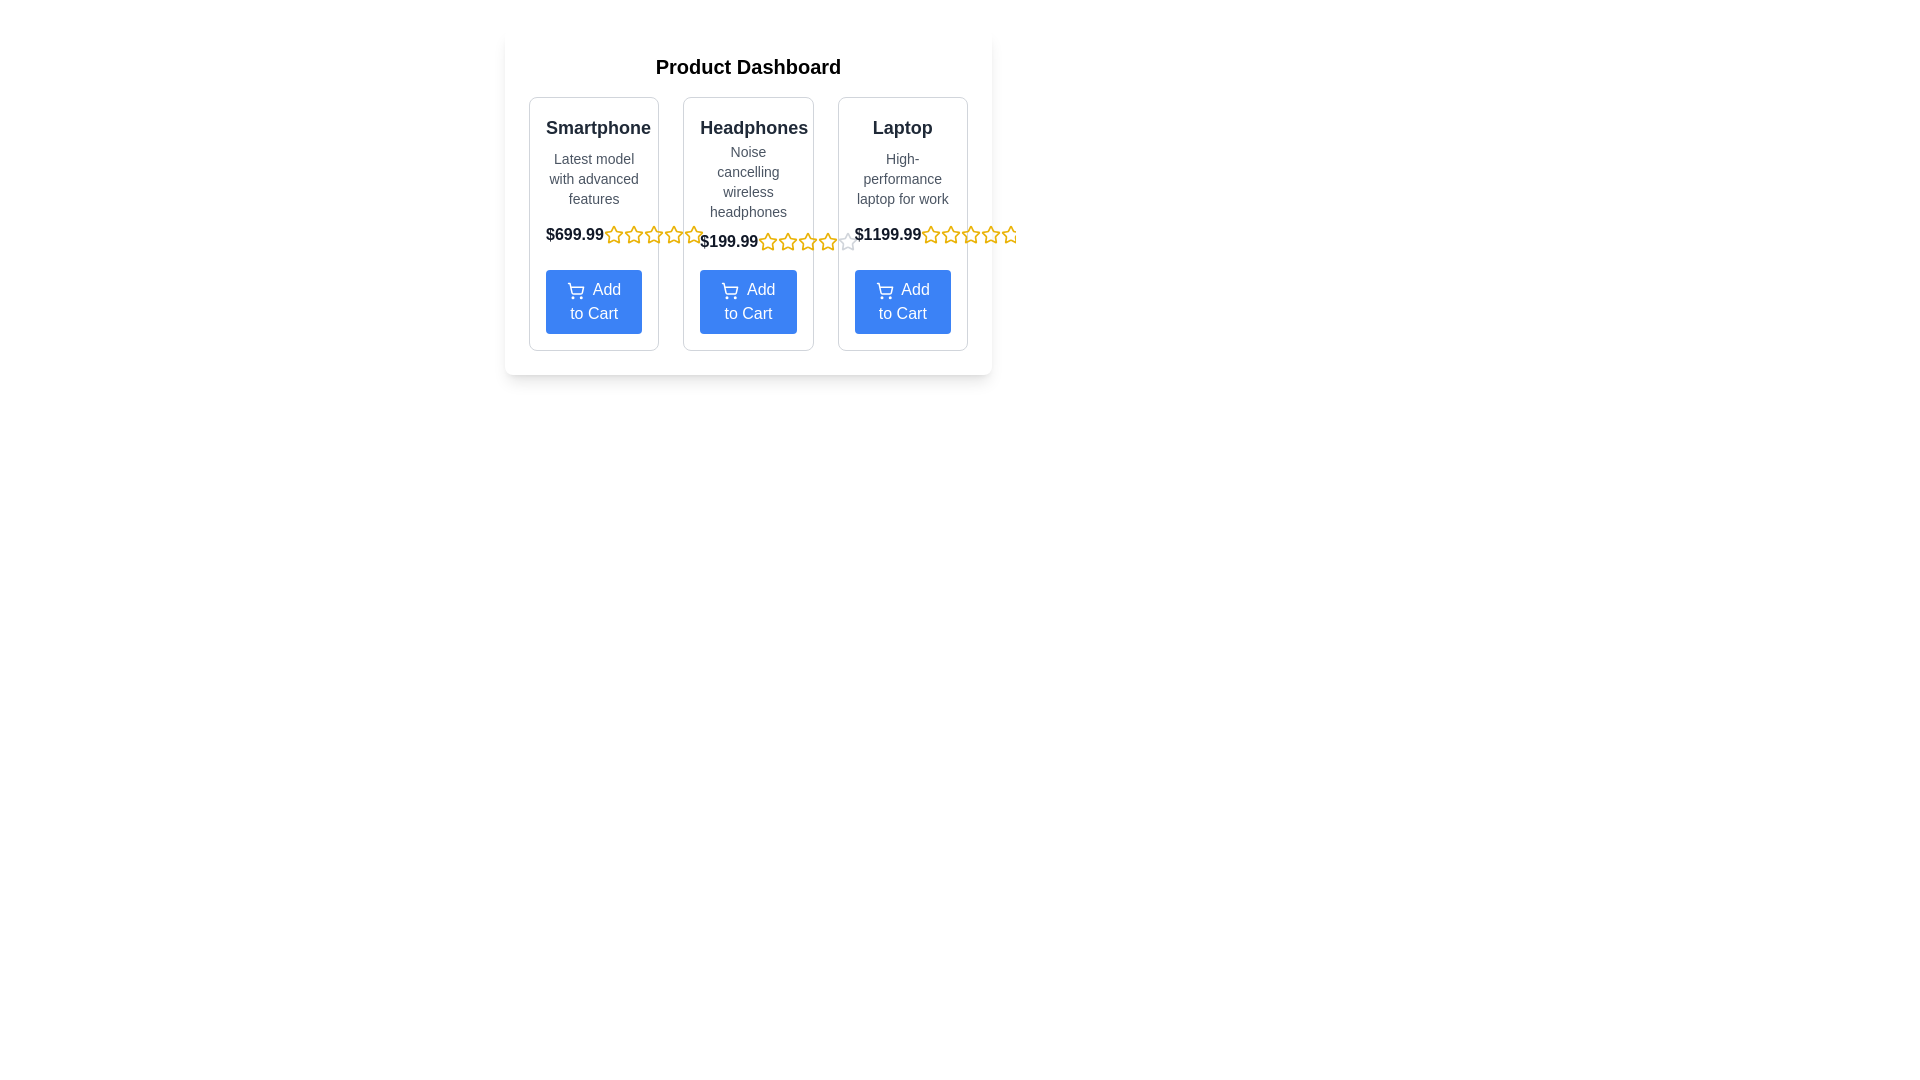  What do you see at coordinates (767, 241) in the screenshot?
I see `the first star icon with yellow borders below the 'Headphones' product to rate it` at bounding box center [767, 241].